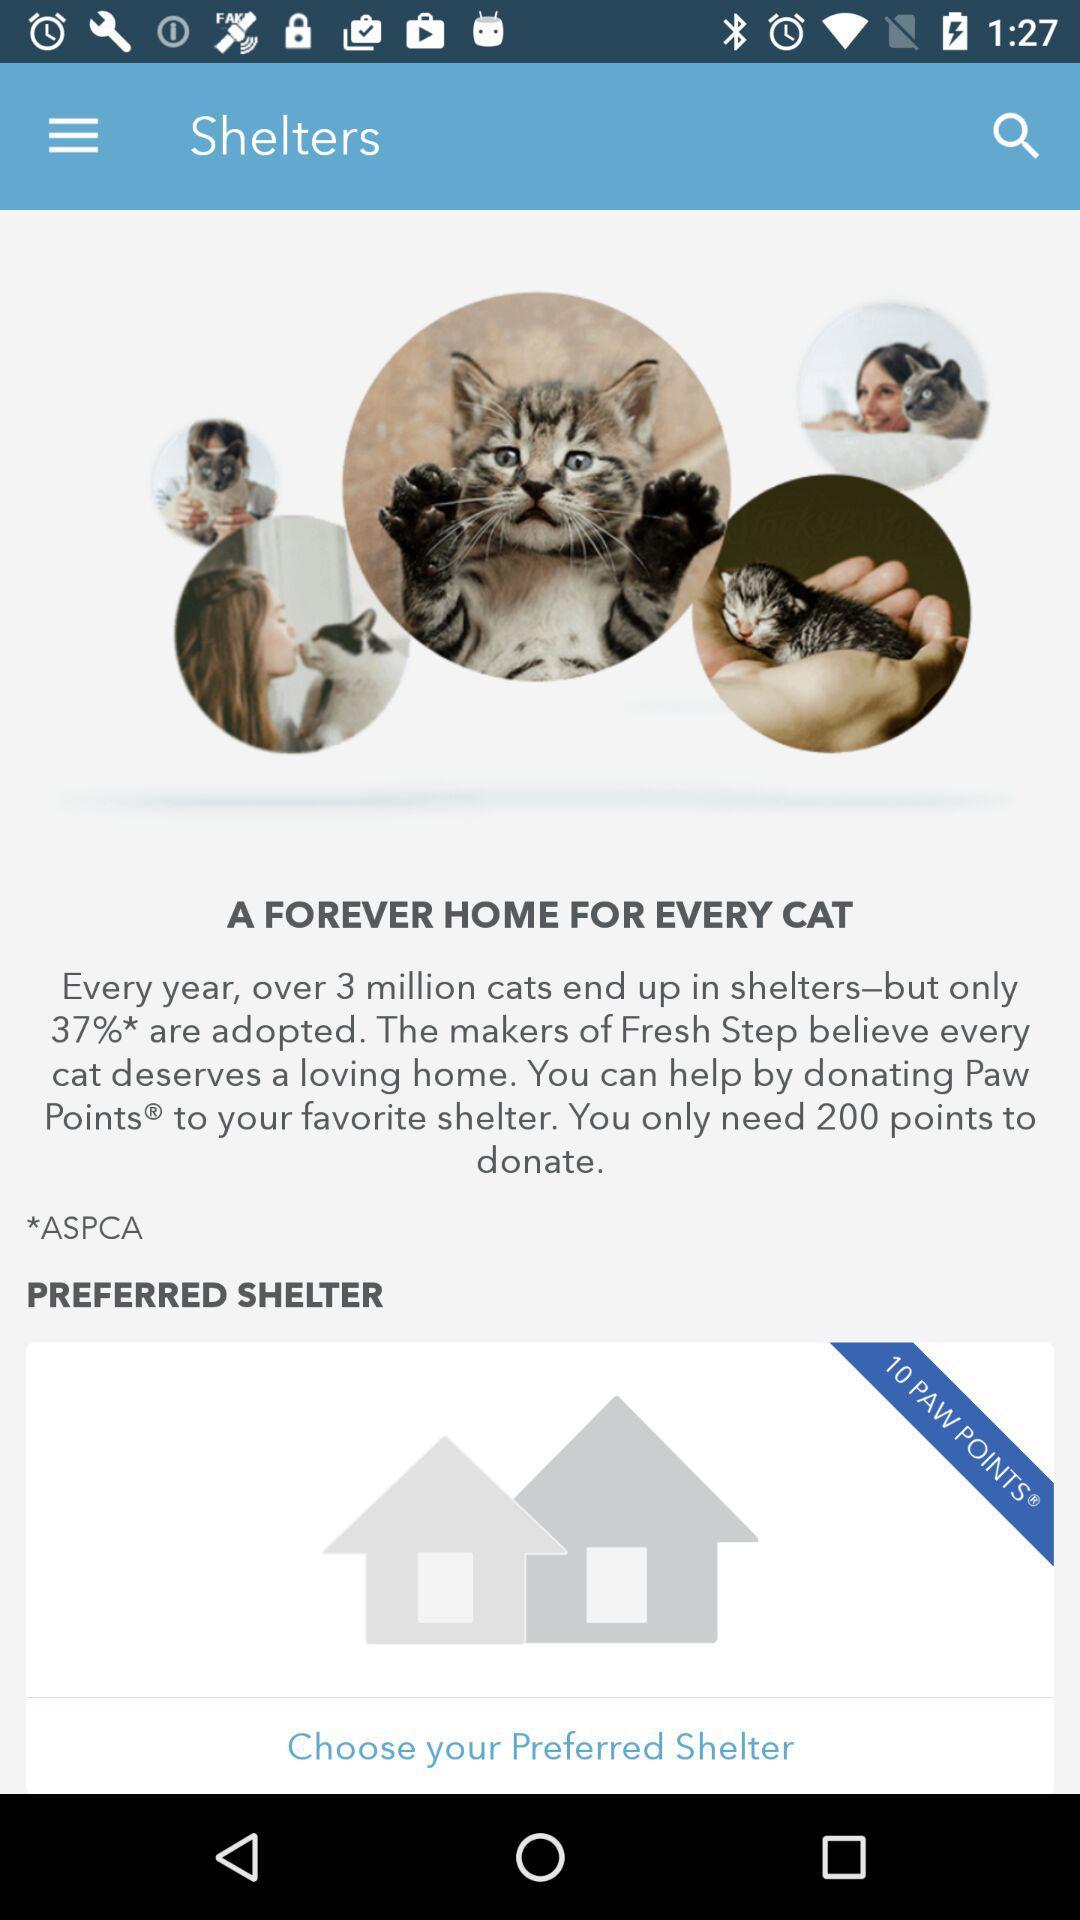  Describe the element at coordinates (1017, 135) in the screenshot. I see `the icon next to the shelters icon` at that location.